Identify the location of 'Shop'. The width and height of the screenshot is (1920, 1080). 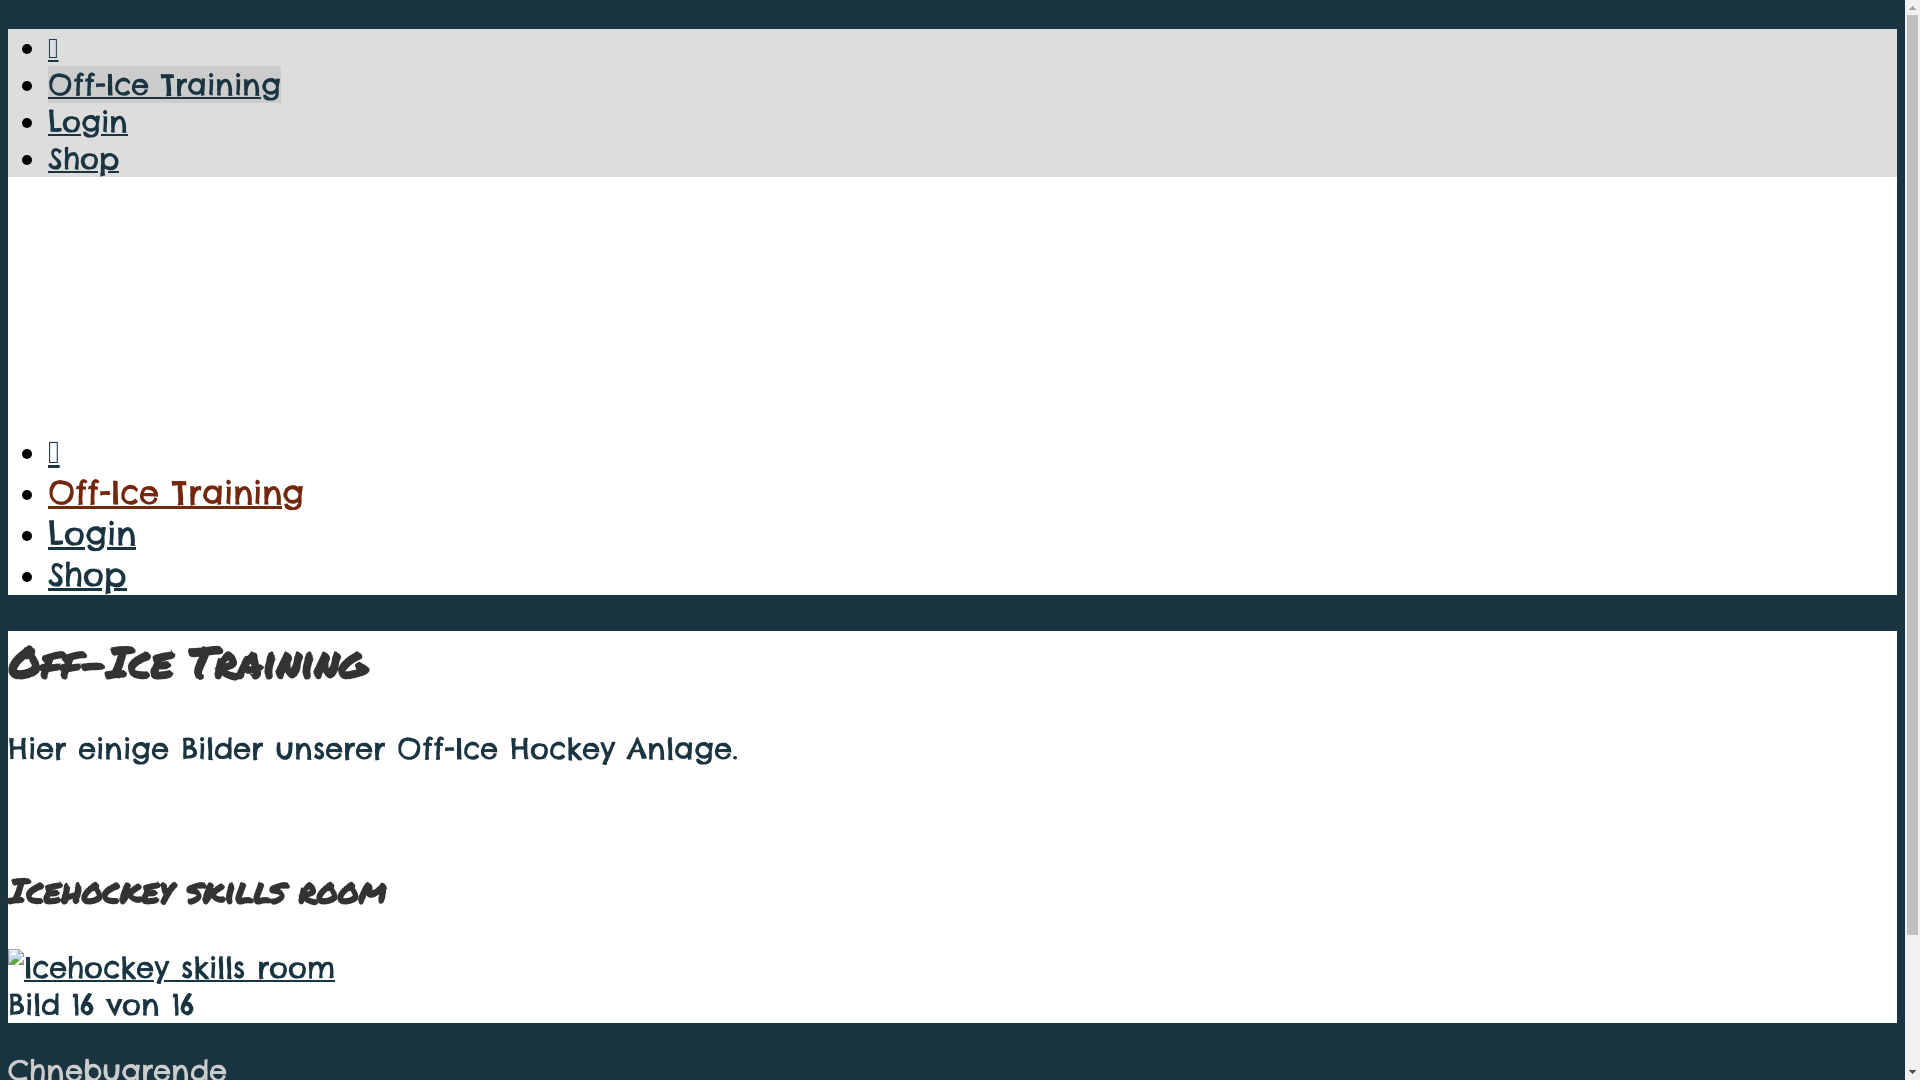
(48, 157).